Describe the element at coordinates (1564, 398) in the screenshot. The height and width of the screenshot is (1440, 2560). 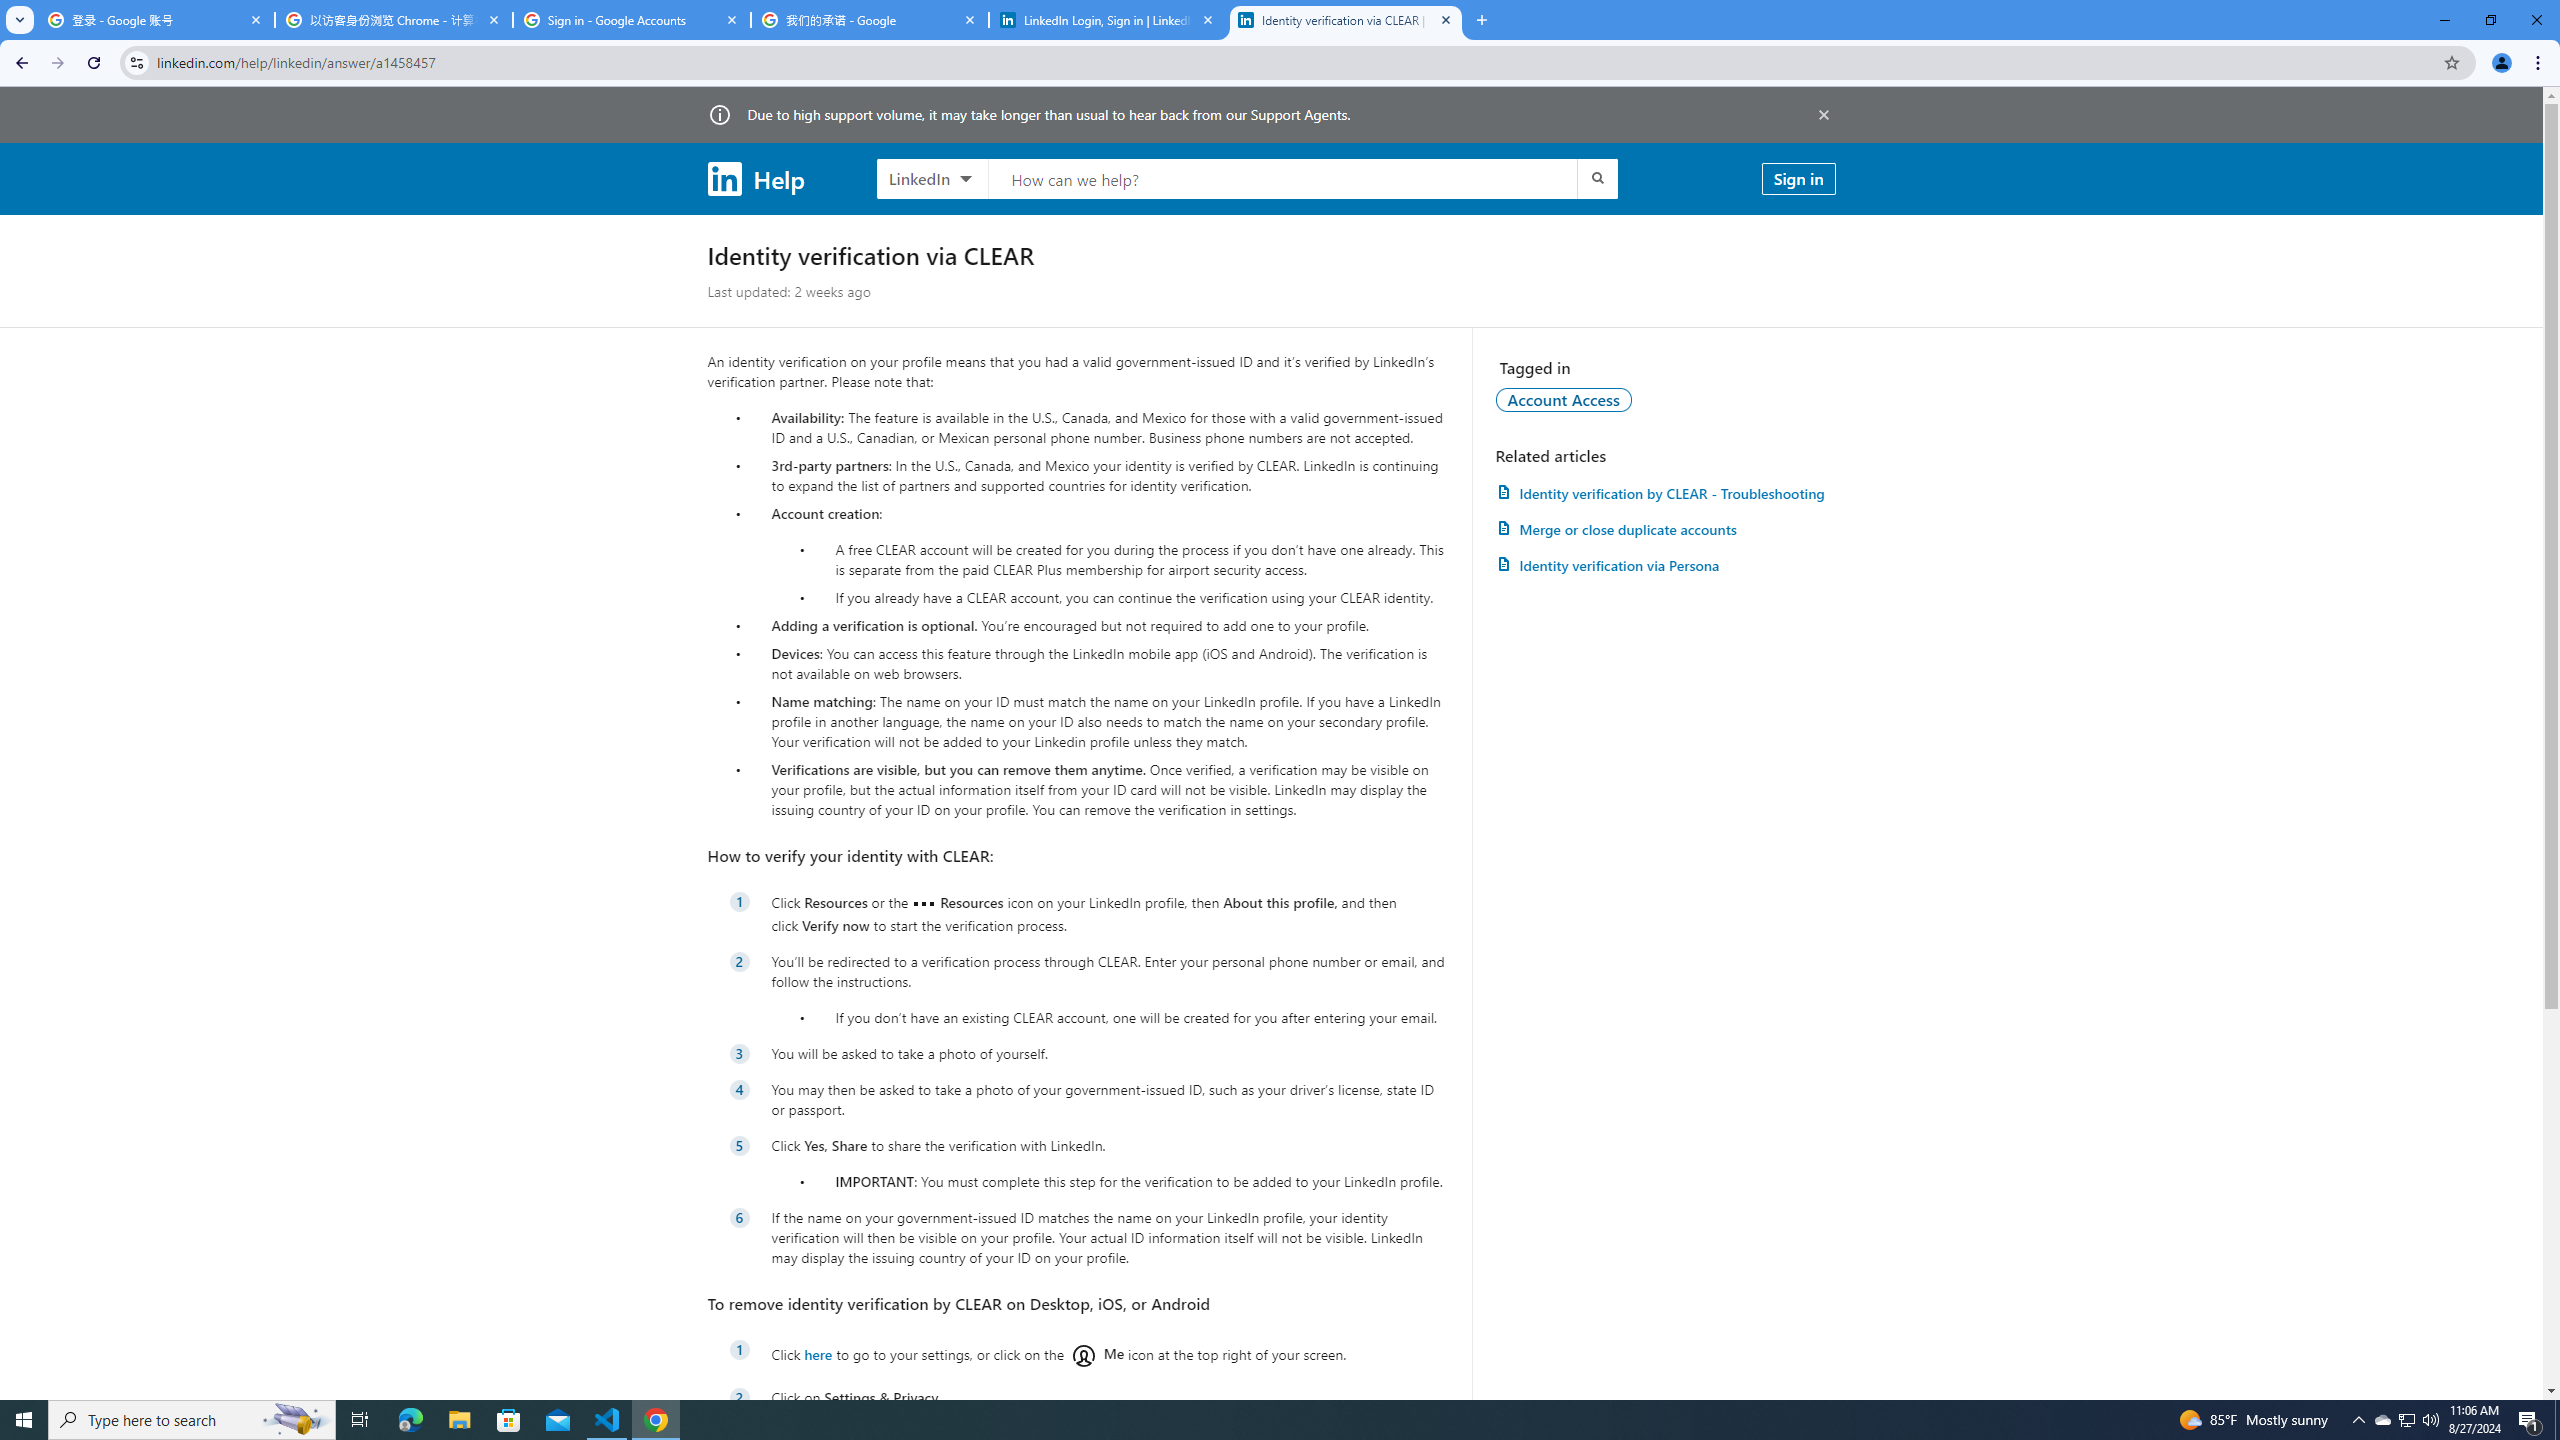
I see `'Account Access'` at that location.